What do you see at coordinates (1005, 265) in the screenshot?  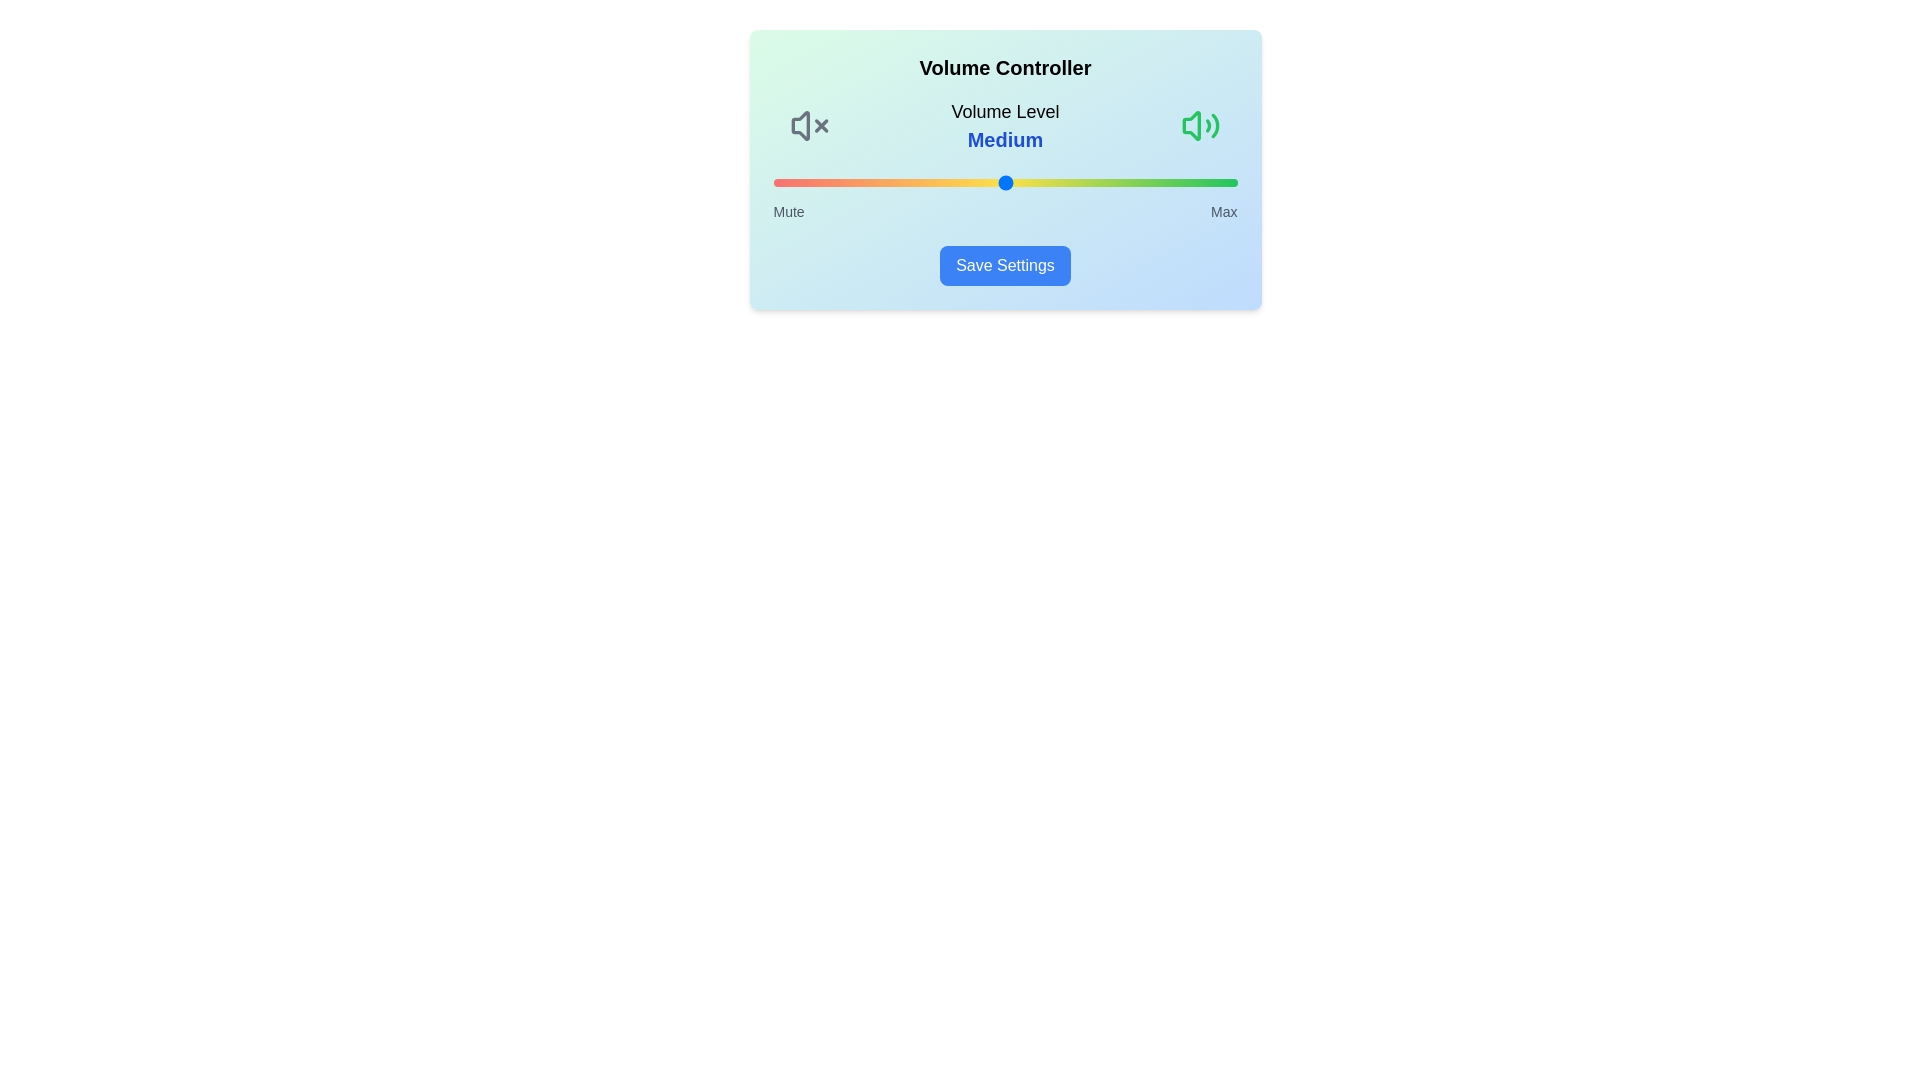 I see `the 'Save Settings' button` at bounding box center [1005, 265].